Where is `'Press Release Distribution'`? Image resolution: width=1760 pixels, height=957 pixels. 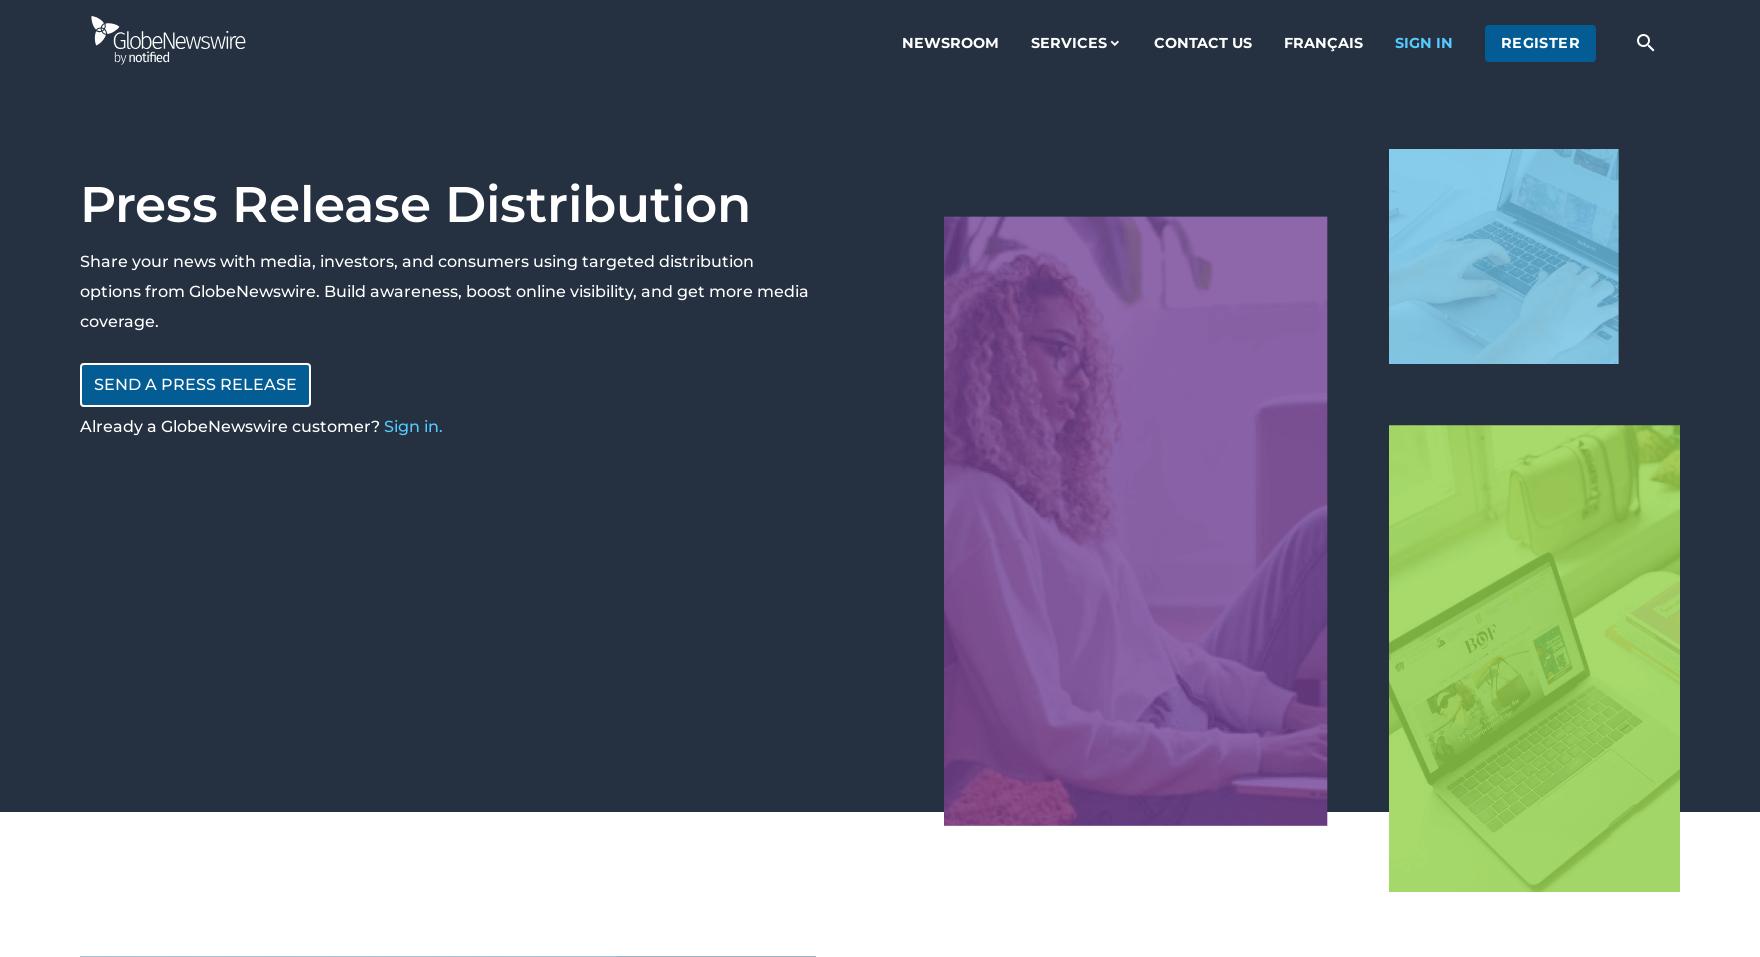 'Press Release Distribution' is located at coordinates (414, 203).